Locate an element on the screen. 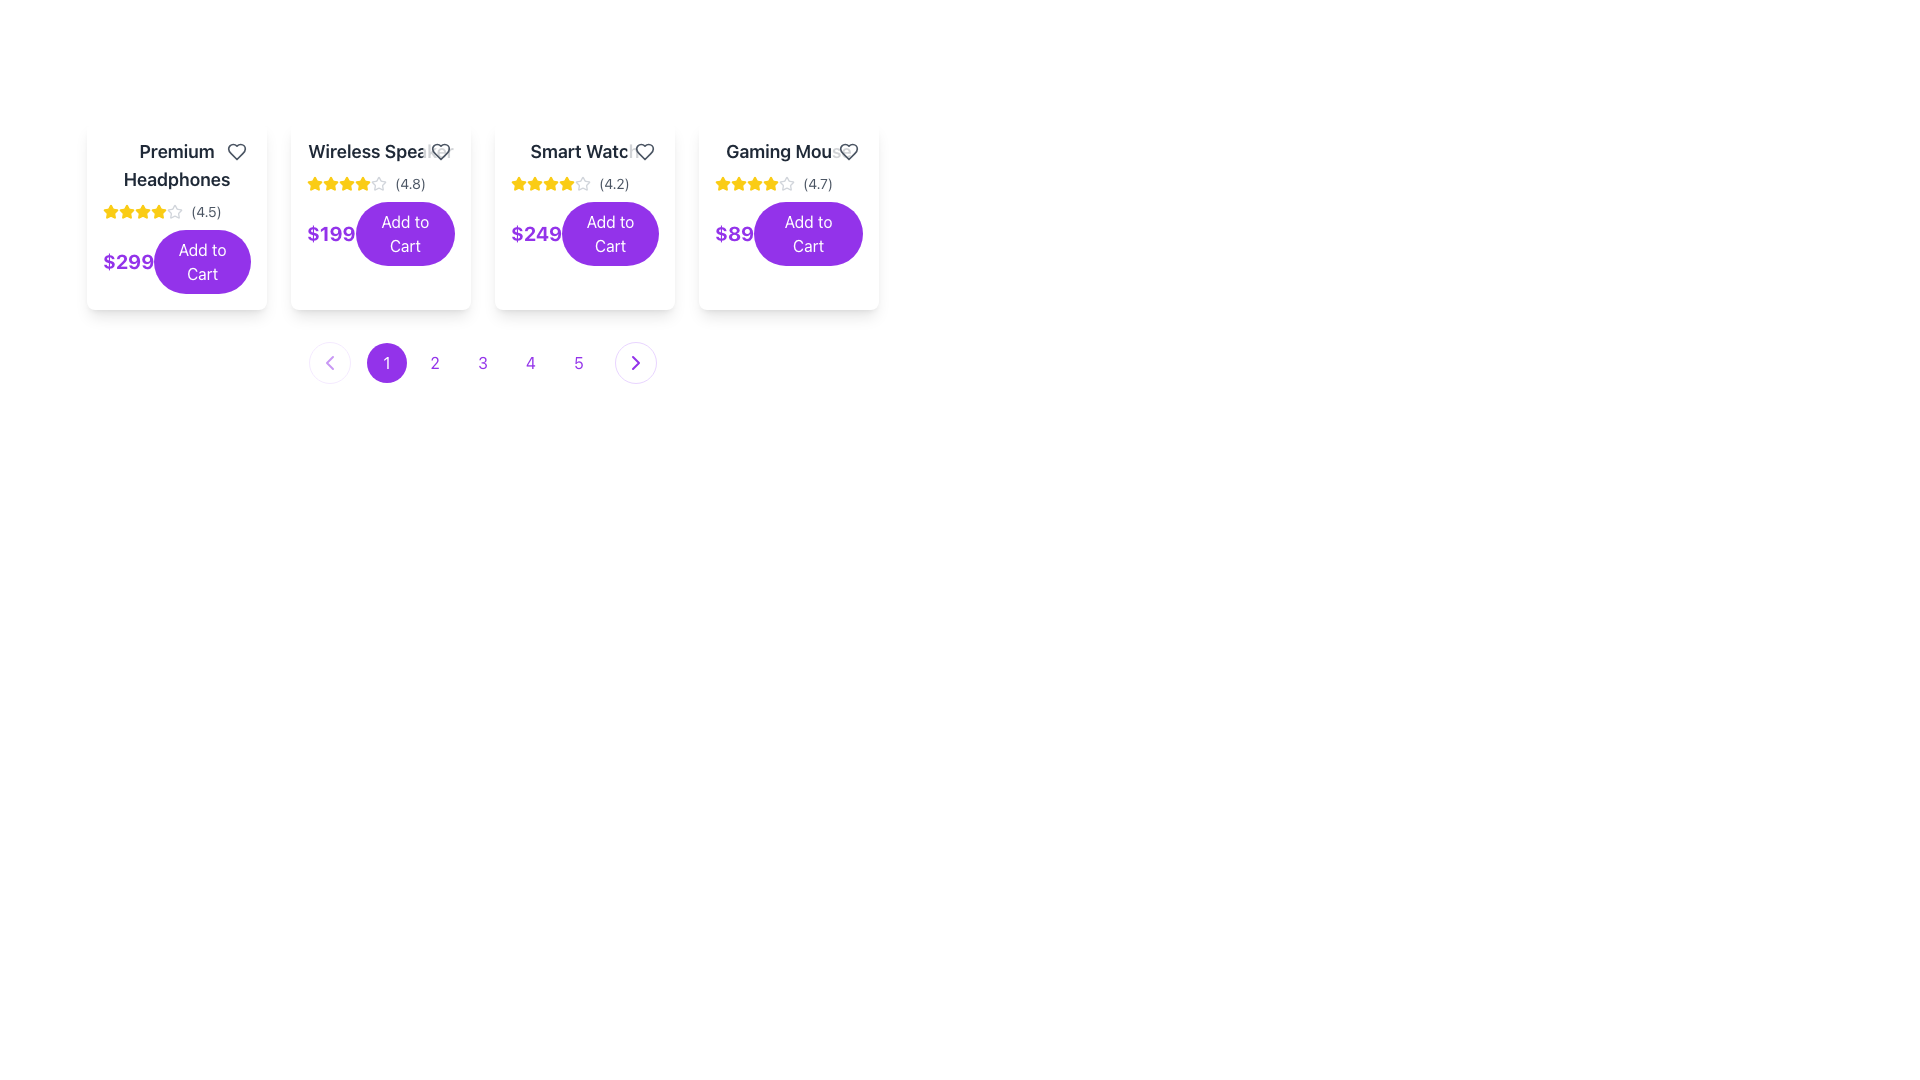 Image resolution: width=1920 pixels, height=1080 pixels. the third yellow Rating Star Icon under the 'Smart Watch' title is located at coordinates (551, 183).